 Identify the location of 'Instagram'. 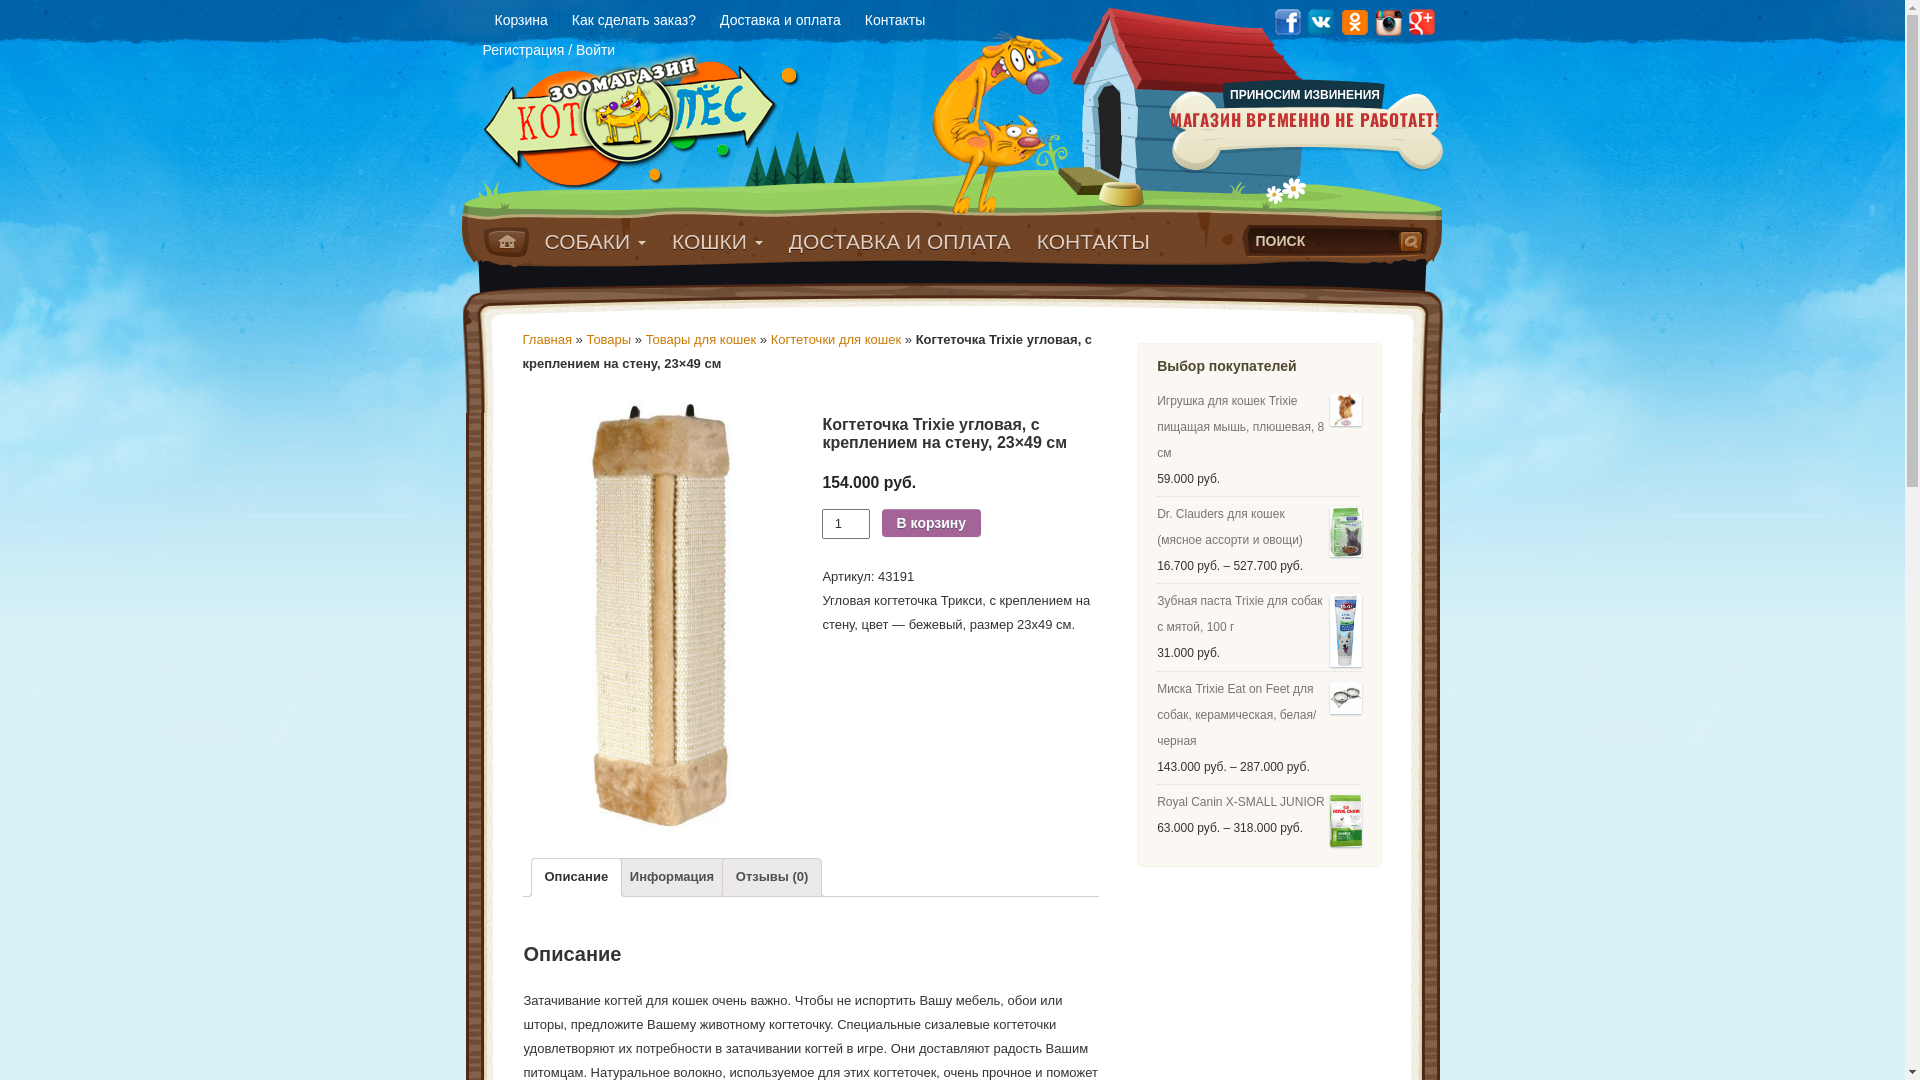
(1387, 20).